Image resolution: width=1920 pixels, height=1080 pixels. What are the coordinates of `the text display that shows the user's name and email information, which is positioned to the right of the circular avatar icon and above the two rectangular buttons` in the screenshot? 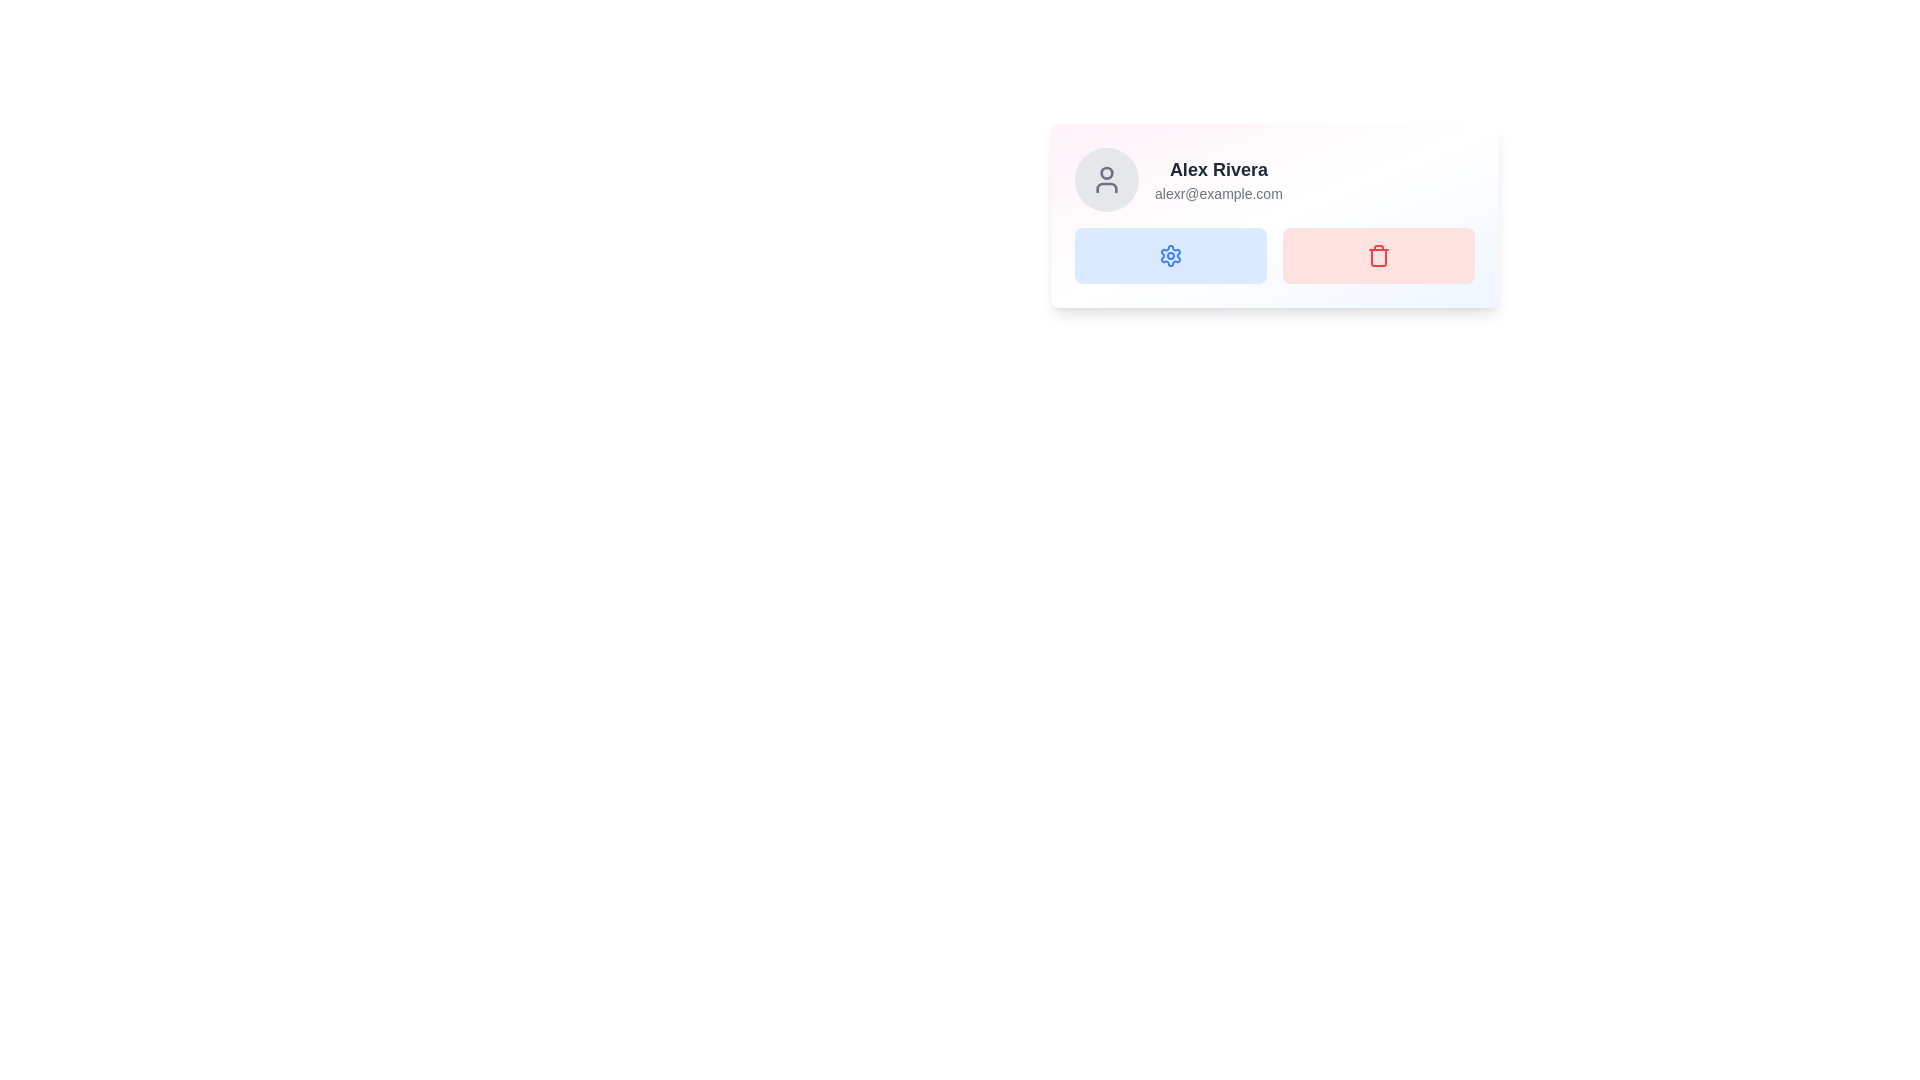 It's located at (1217, 180).